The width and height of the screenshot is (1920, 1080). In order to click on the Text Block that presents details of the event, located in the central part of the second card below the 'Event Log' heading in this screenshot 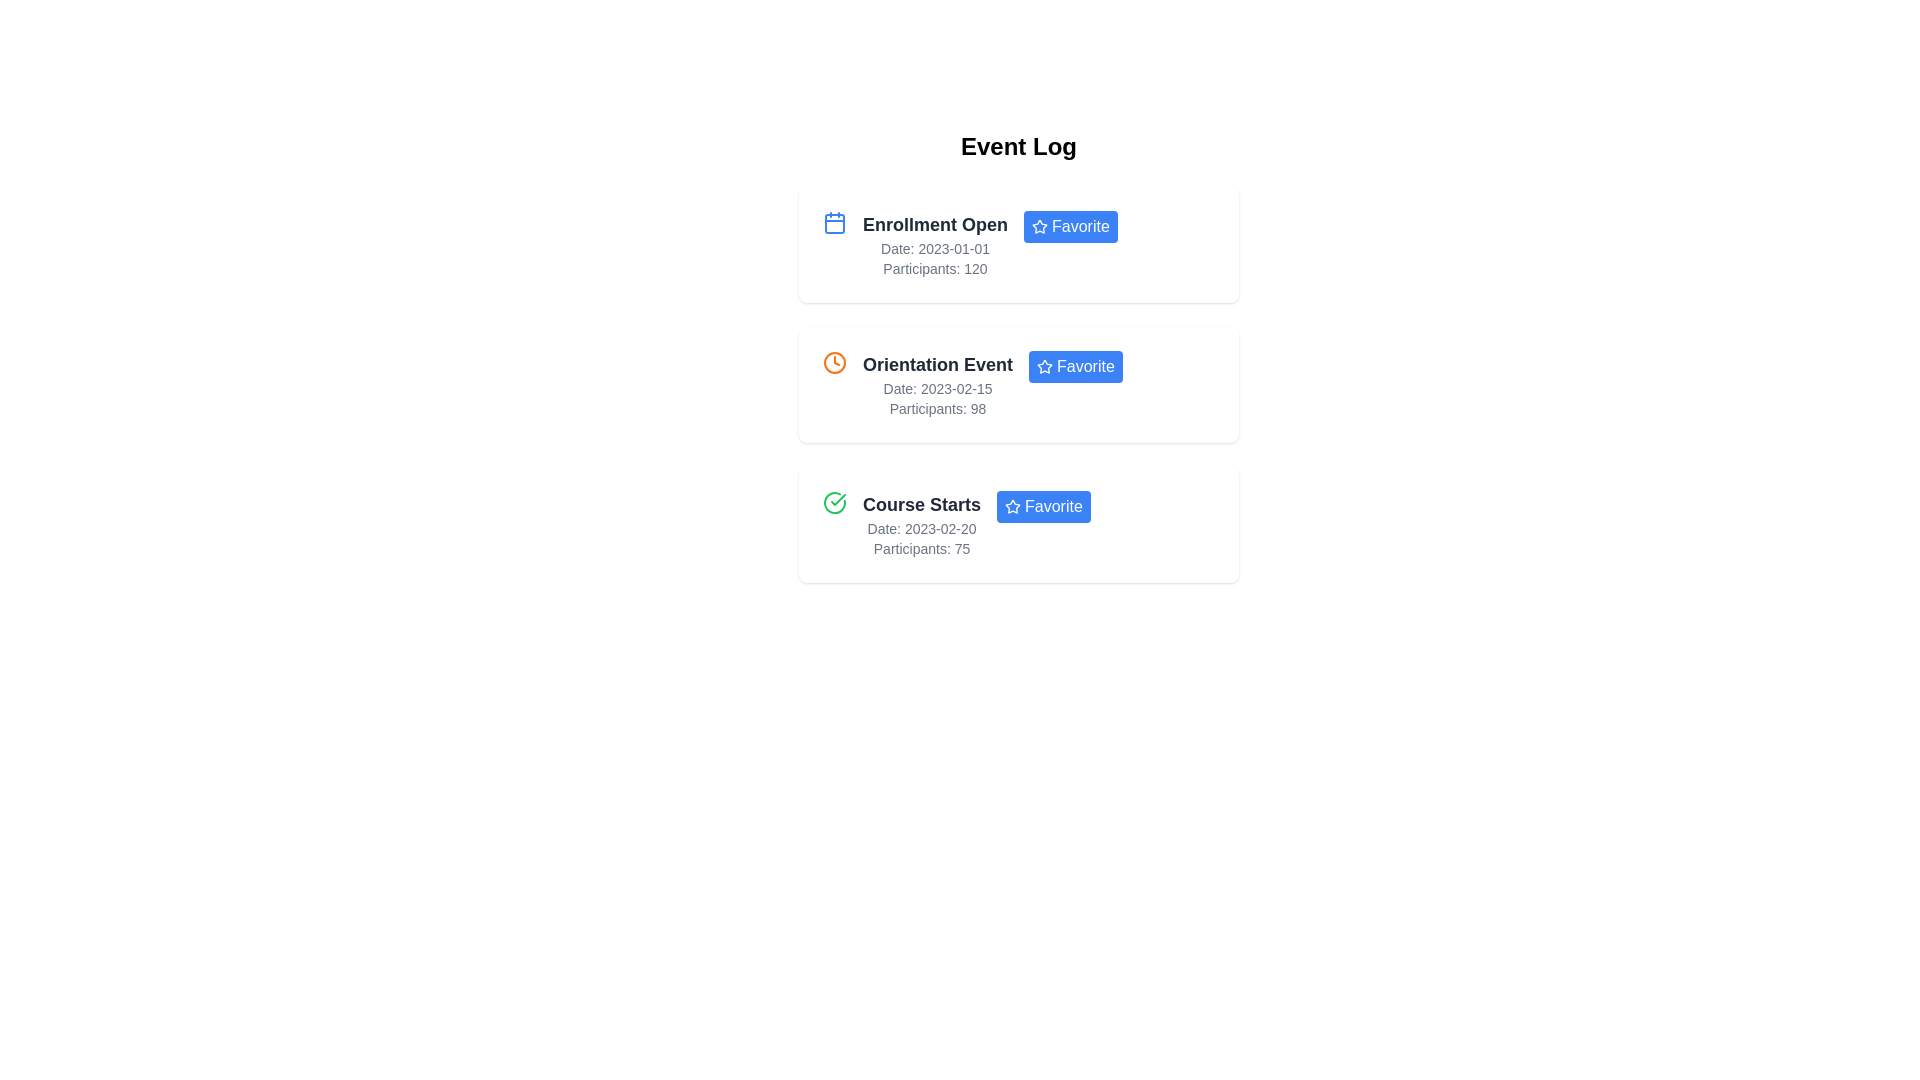, I will do `click(937, 385)`.